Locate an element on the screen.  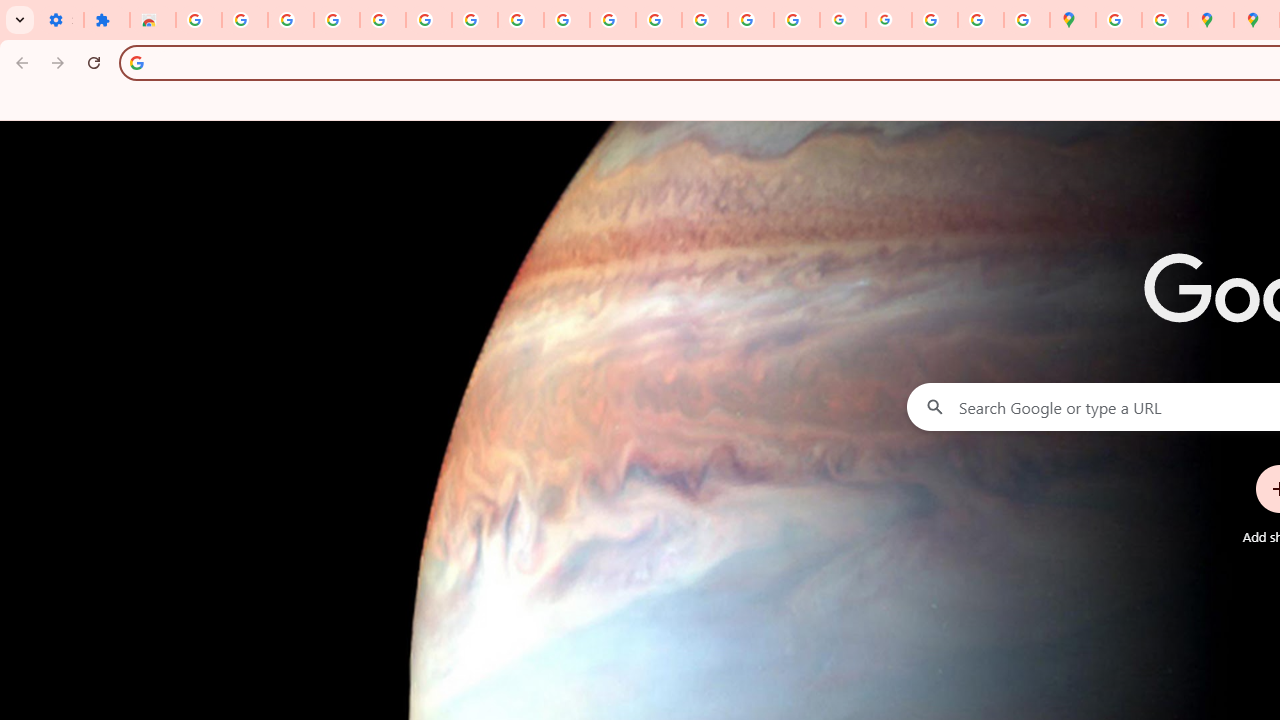
'Delete photos & videos - Computer - Google Photos Help' is located at coordinates (289, 20).